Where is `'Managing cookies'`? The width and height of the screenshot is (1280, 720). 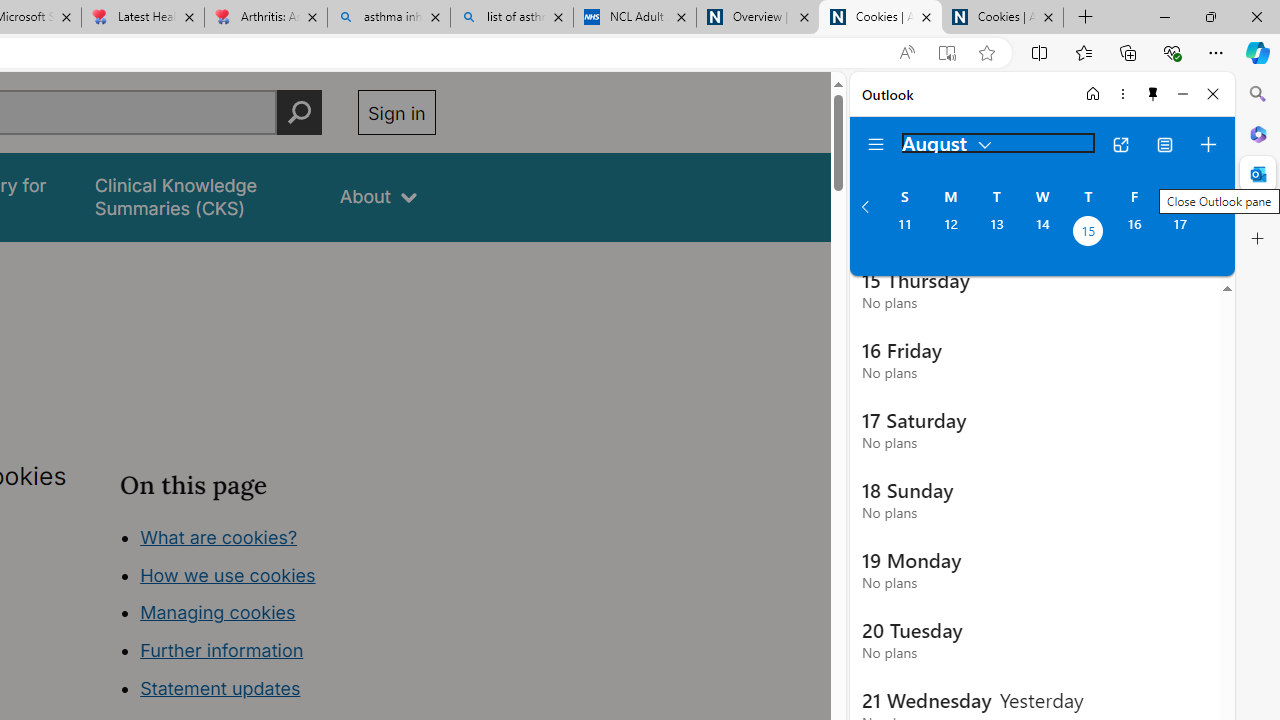
'Managing cookies' is located at coordinates (217, 612).